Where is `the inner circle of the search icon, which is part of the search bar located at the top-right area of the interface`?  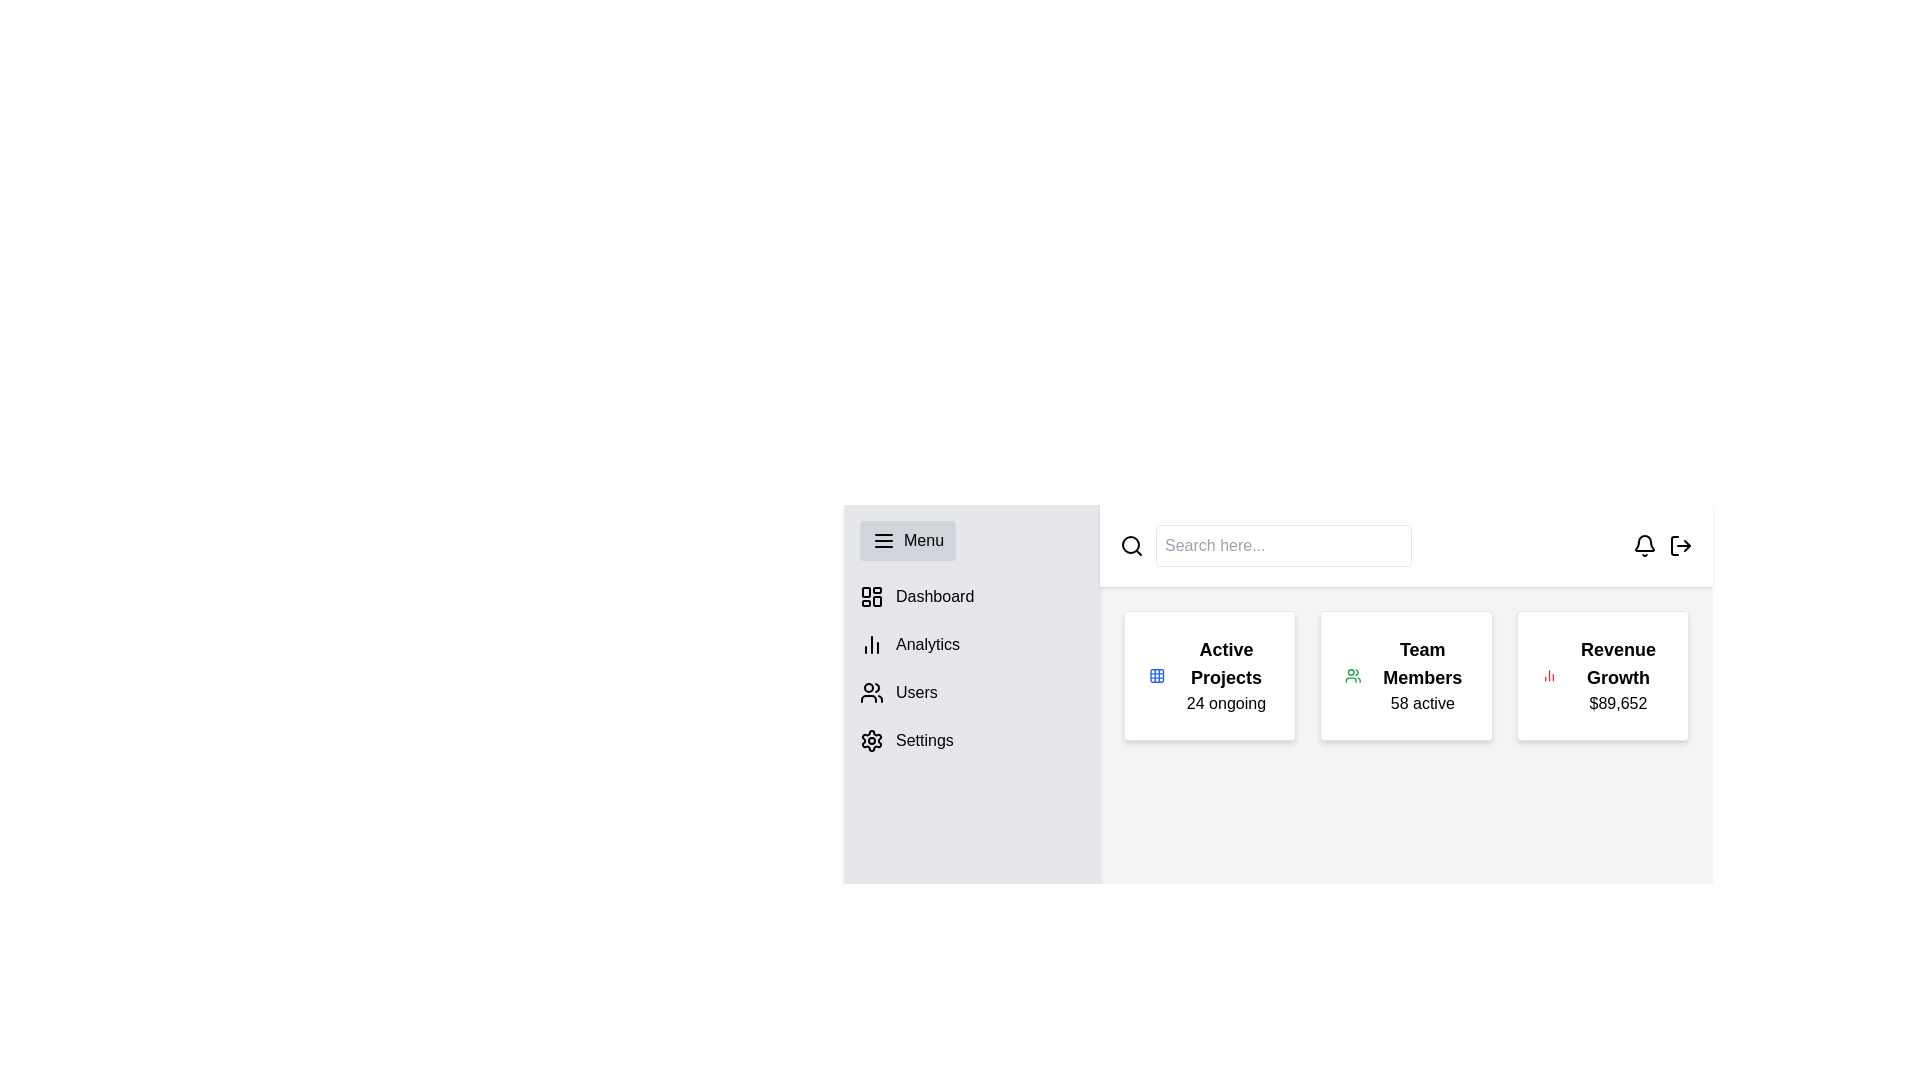 the inner circle of the search icon, which is part of the search bar located at the top-right area of the interface is located at coordinates (1131, 544).